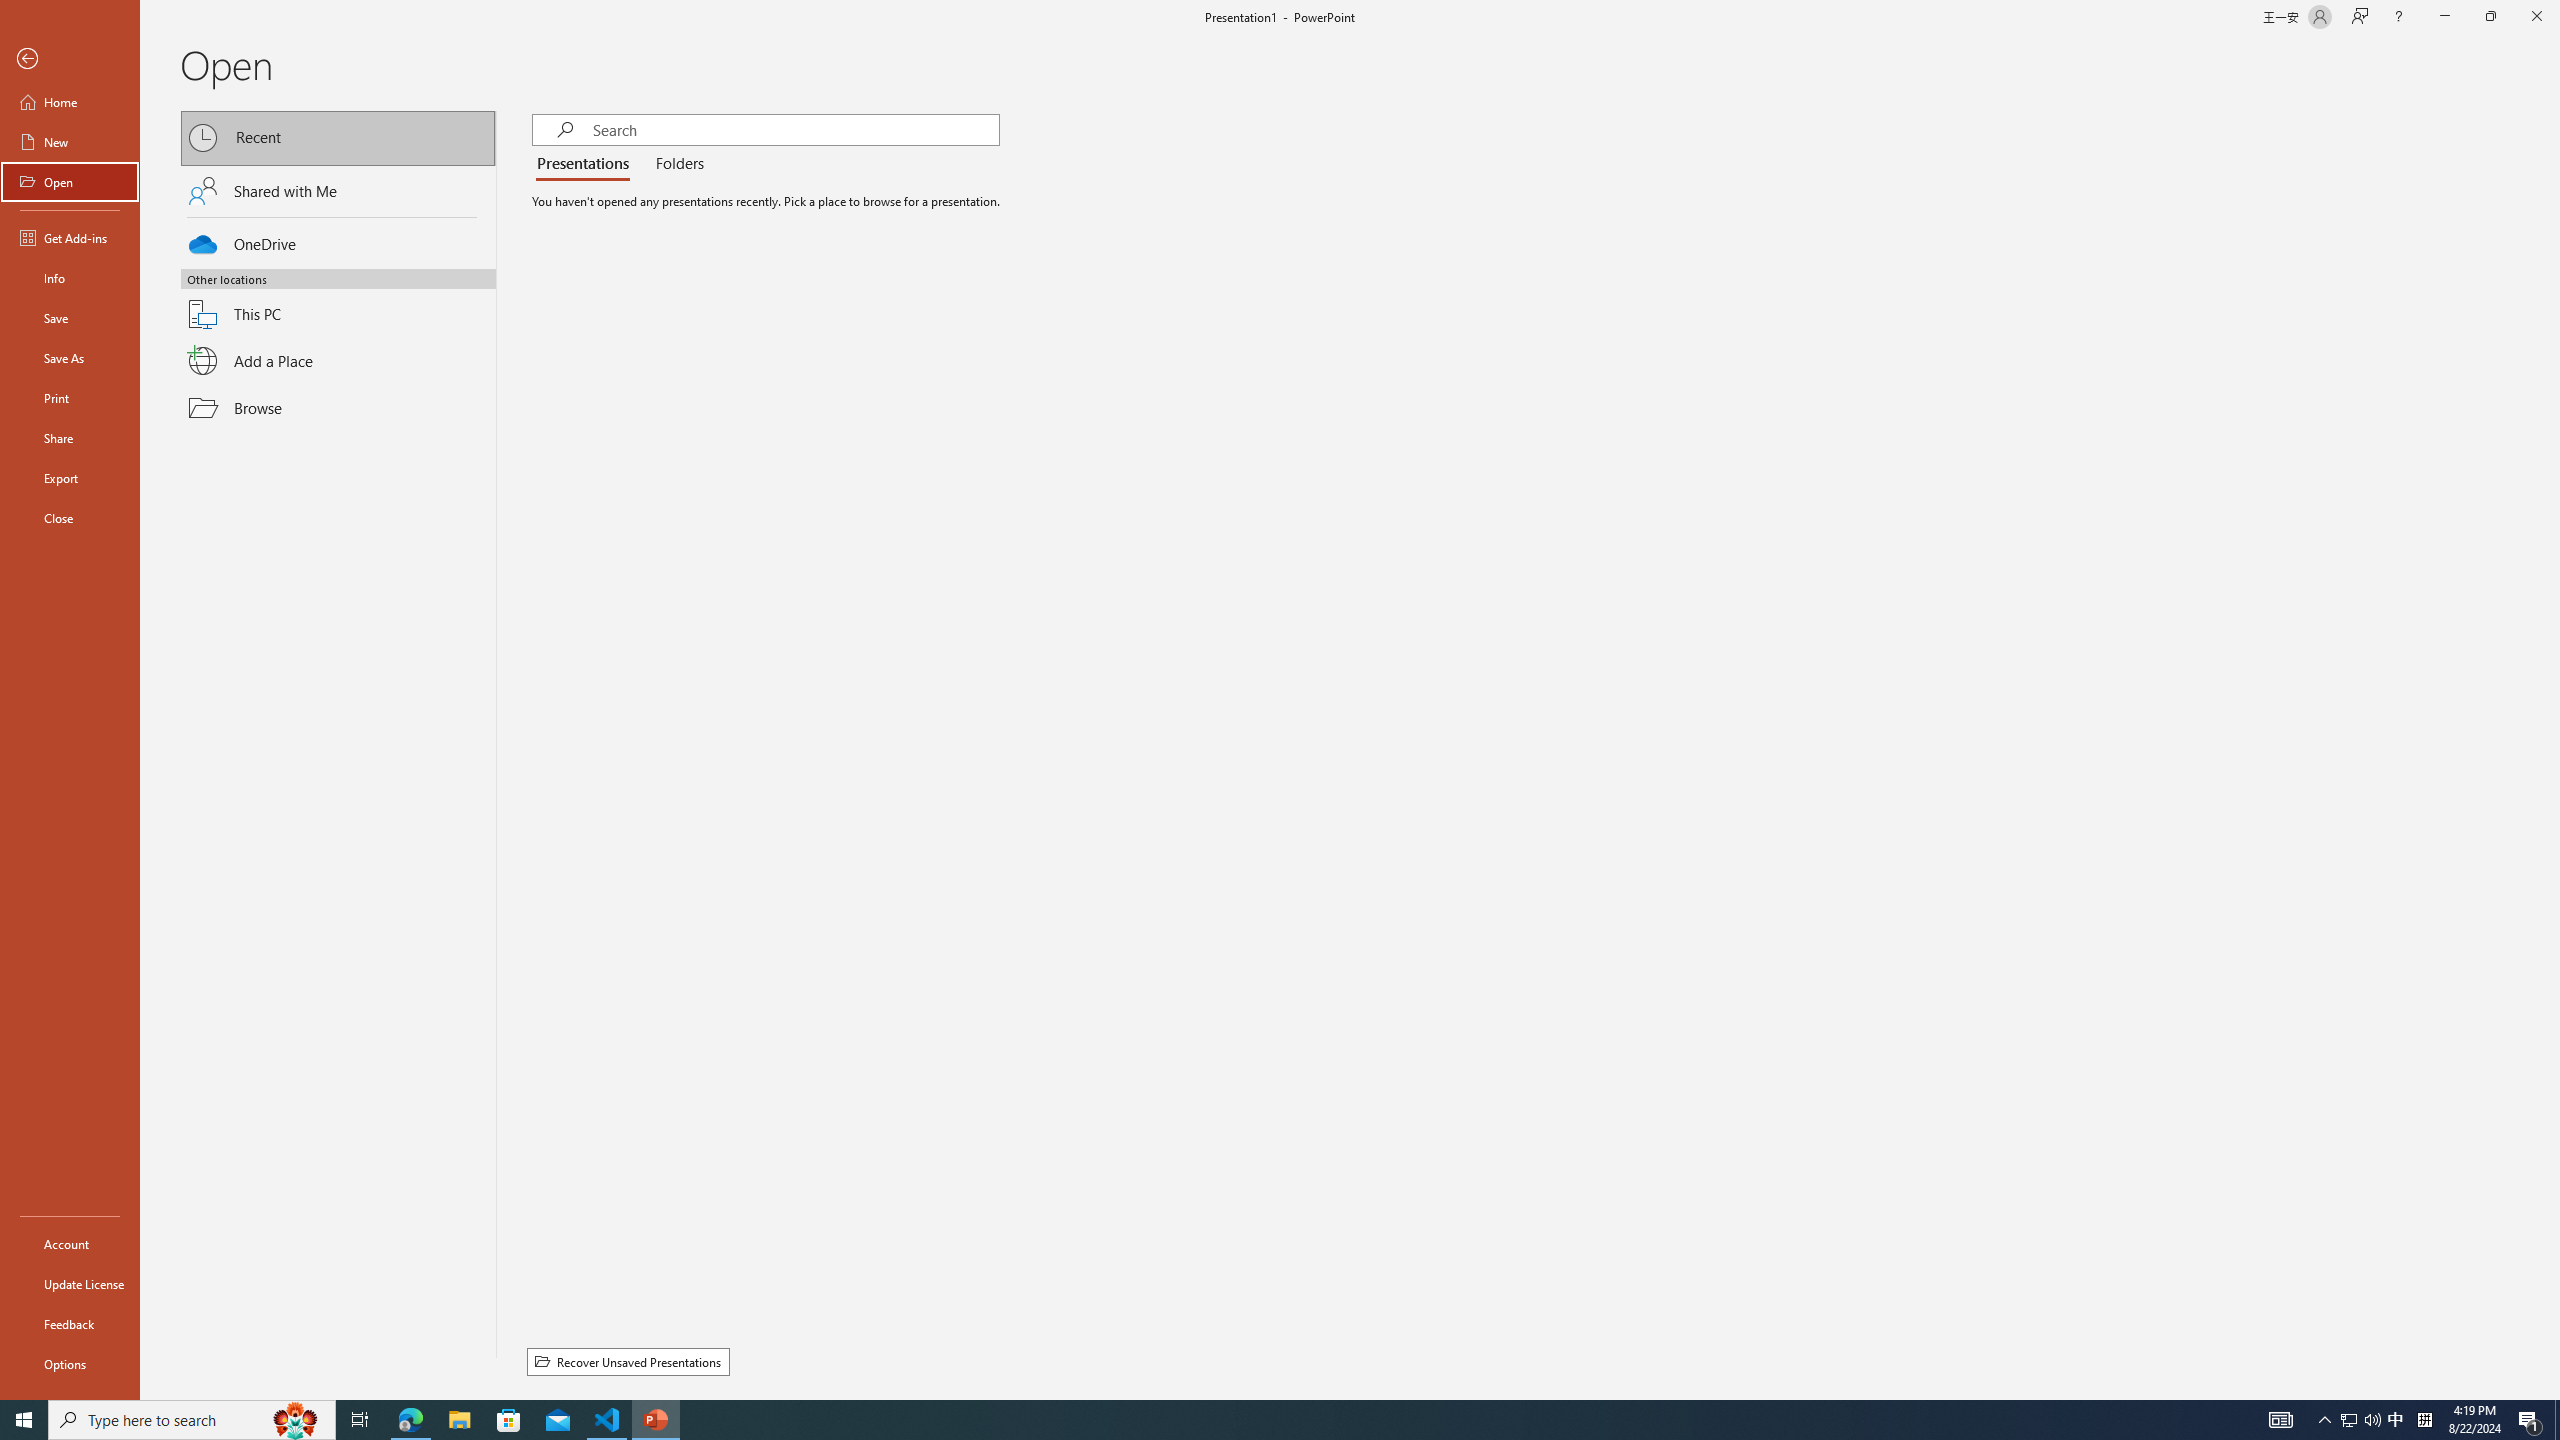 The height and width of the screenshot is (1440, 2560). Describe the element at coordinates (69, 1283) in the screenshot. I see `'Update License'` at that location.